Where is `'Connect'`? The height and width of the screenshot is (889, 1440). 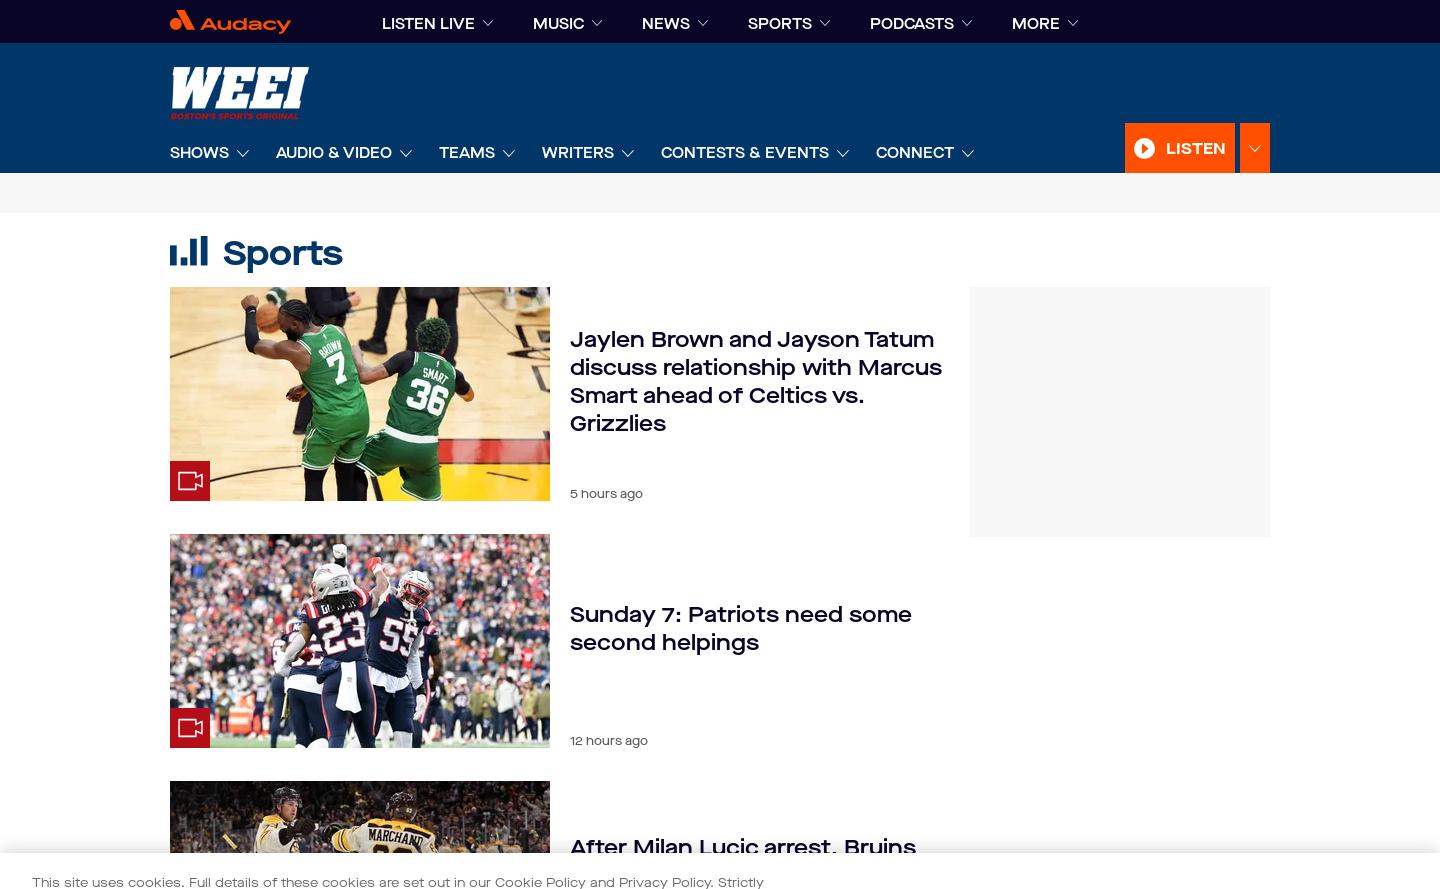 'Connect' is located at coordinates (914, 152).